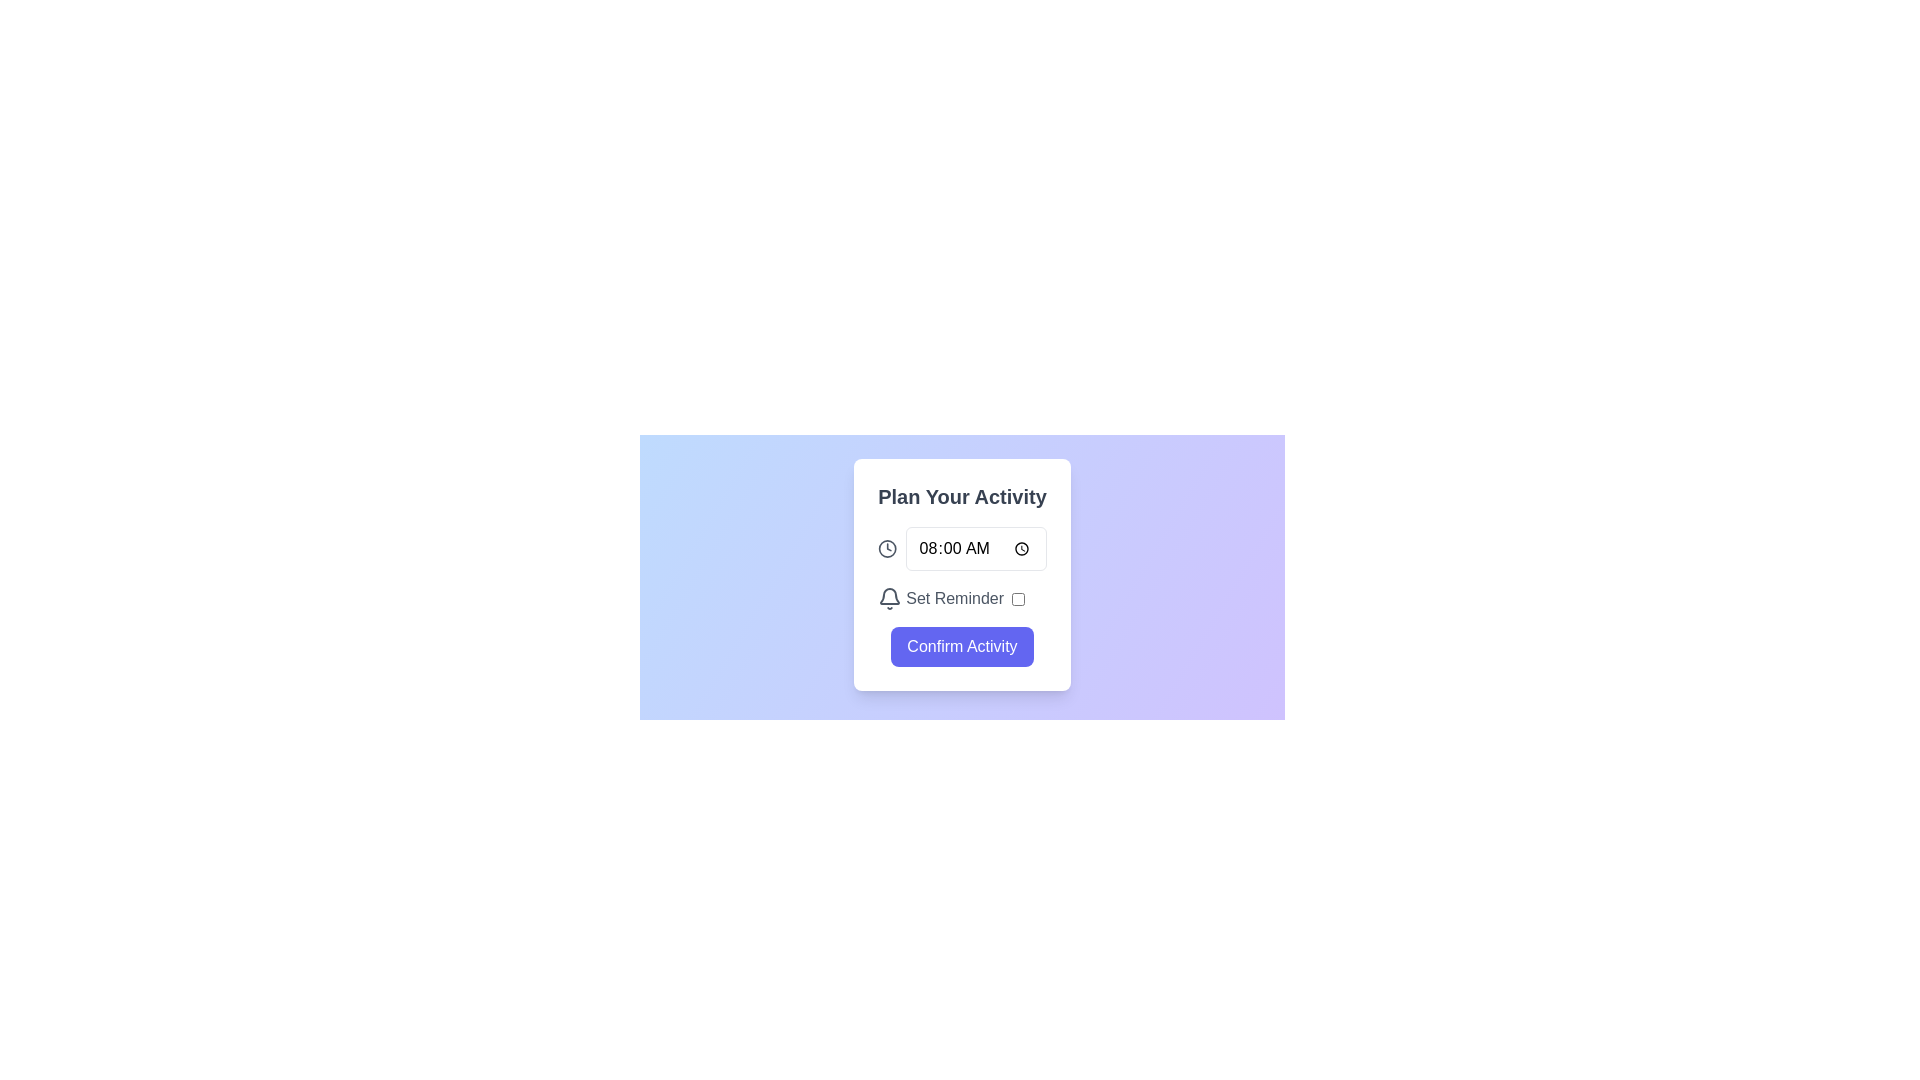 This screenshot has width=1920, height=1080. I want to click on the checkbox located at the far-right of the layout block, so click(1018, 597).